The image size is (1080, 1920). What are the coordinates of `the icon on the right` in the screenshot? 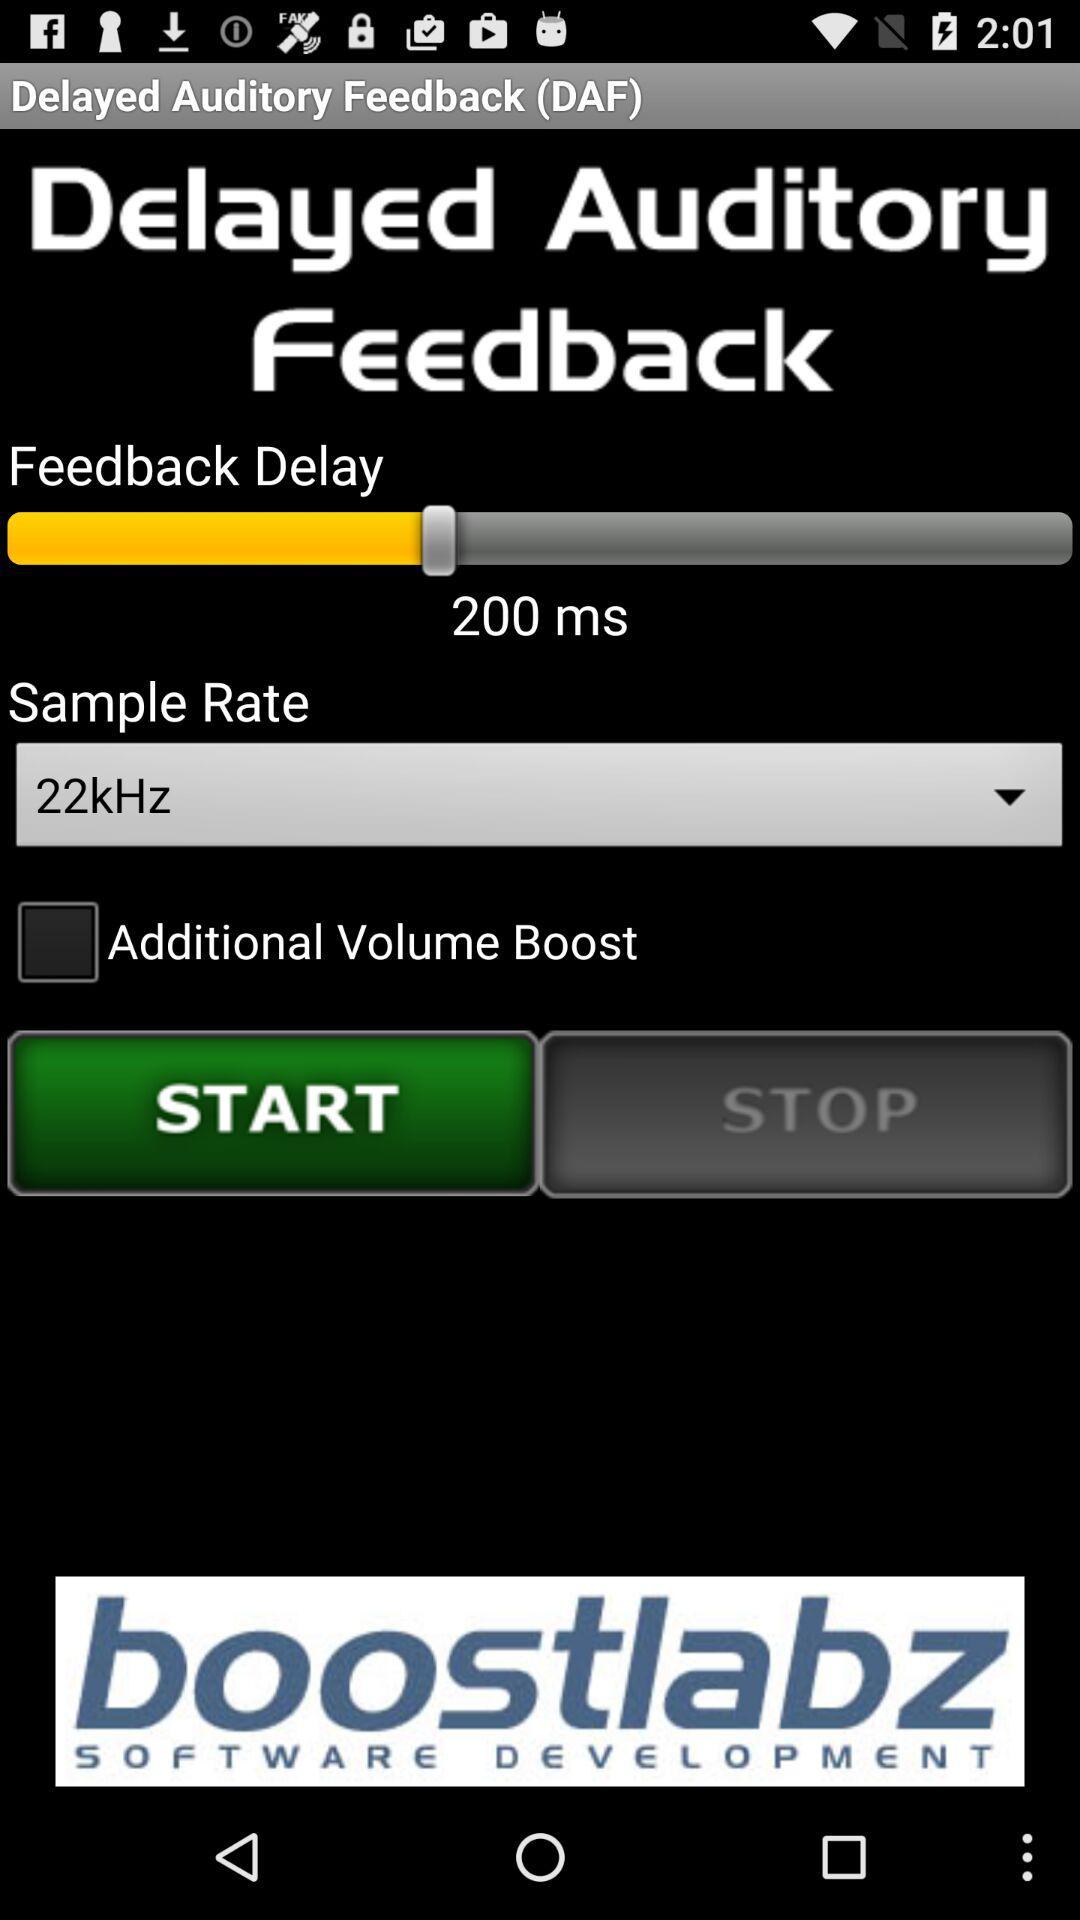 It's located at (805, 1113).